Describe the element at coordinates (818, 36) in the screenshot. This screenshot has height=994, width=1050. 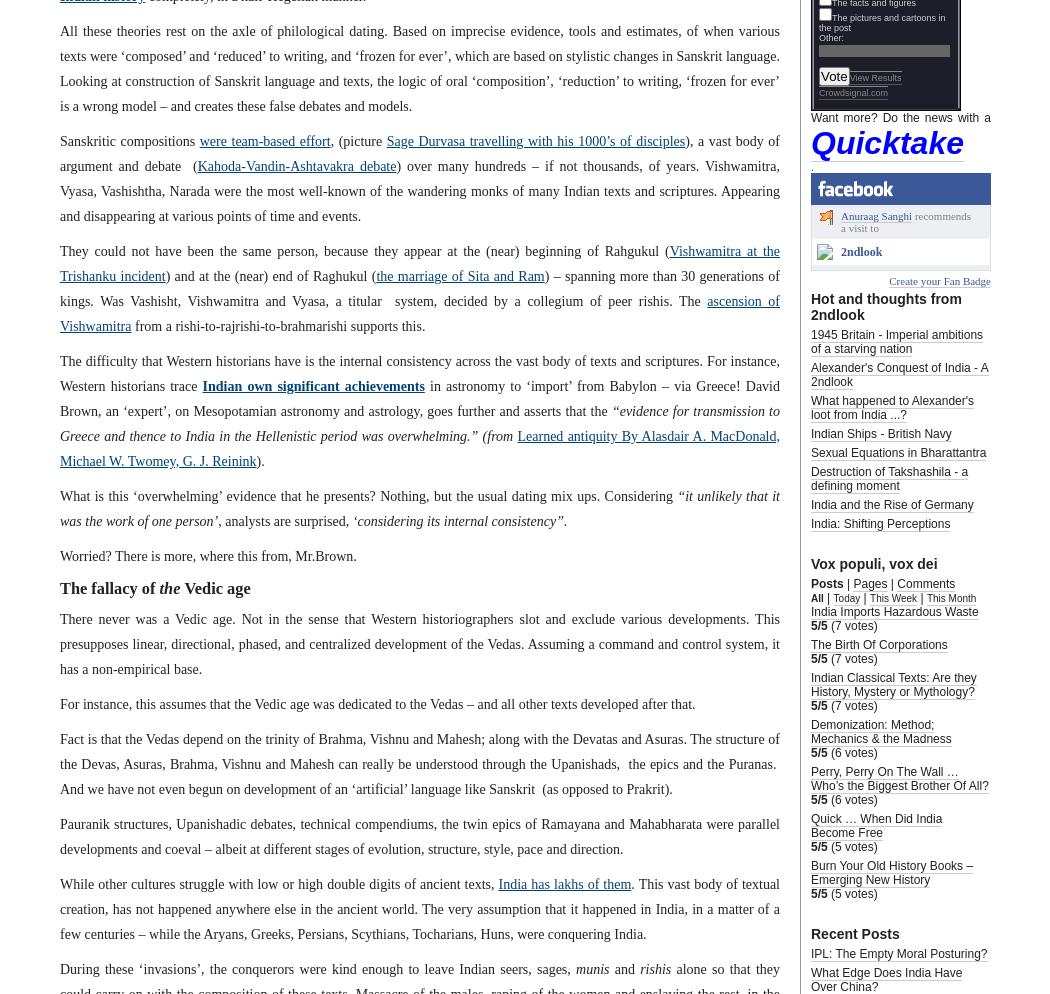
I see `'Other:'` at that location.